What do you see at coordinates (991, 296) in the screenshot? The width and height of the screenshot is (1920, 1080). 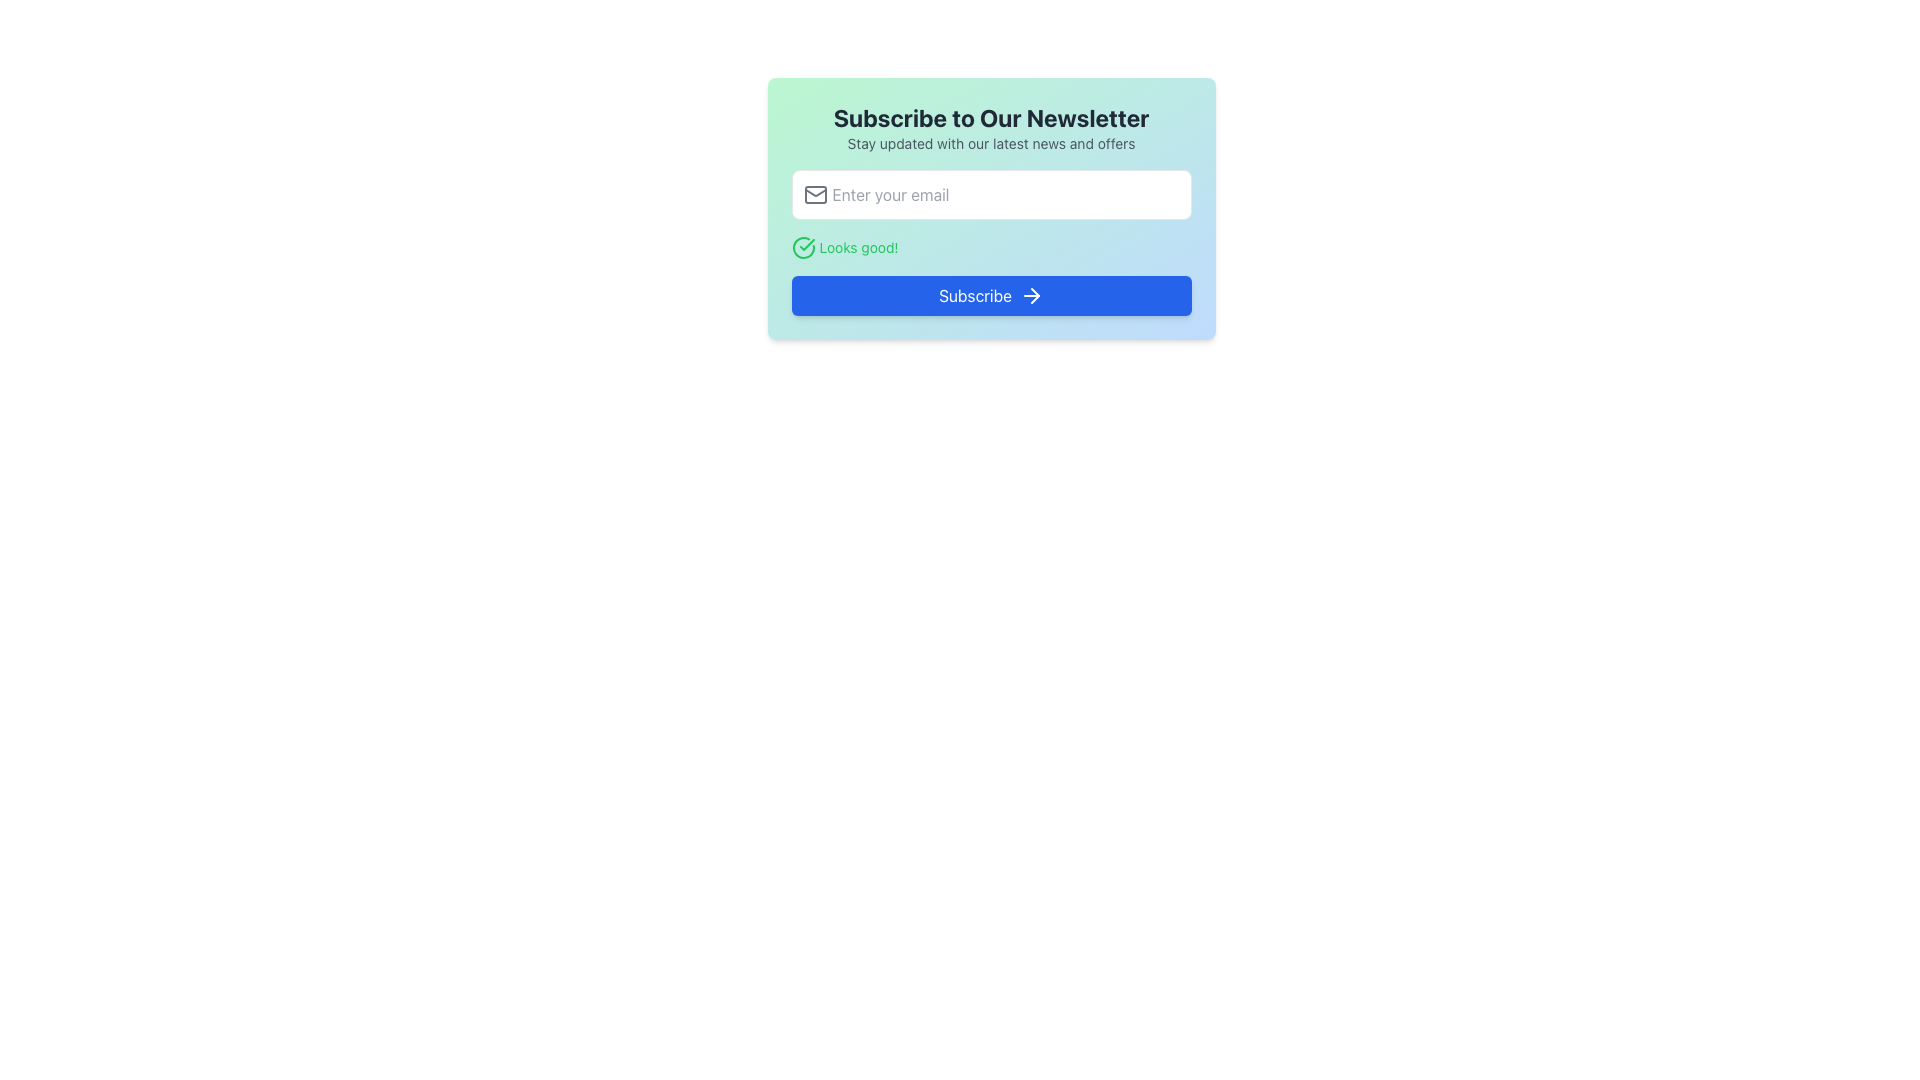 I see `the 'Subscribe' button, which has a bold blue background and white text, to trigger a visual effect` at bounding box center [991, 296].